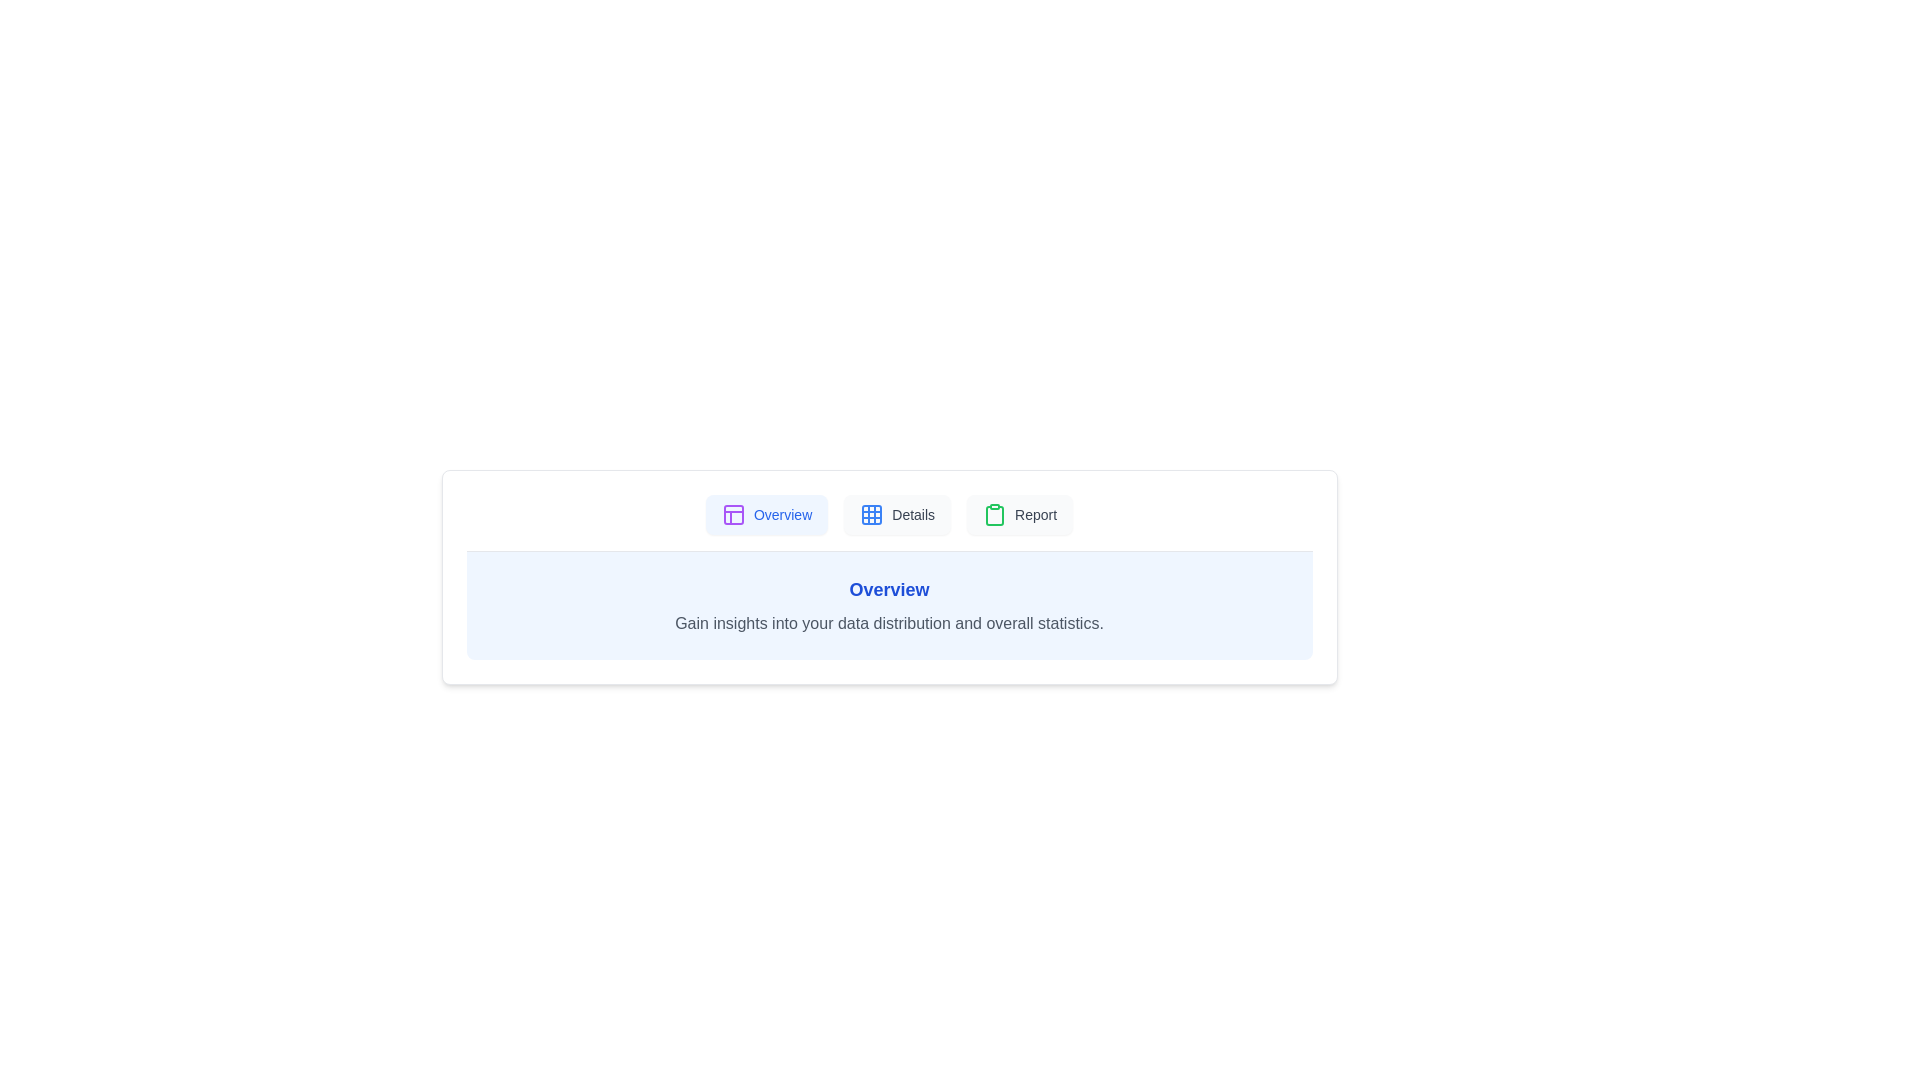  I want to click on the tab labeled Report and read its content, so click(1019, 514).